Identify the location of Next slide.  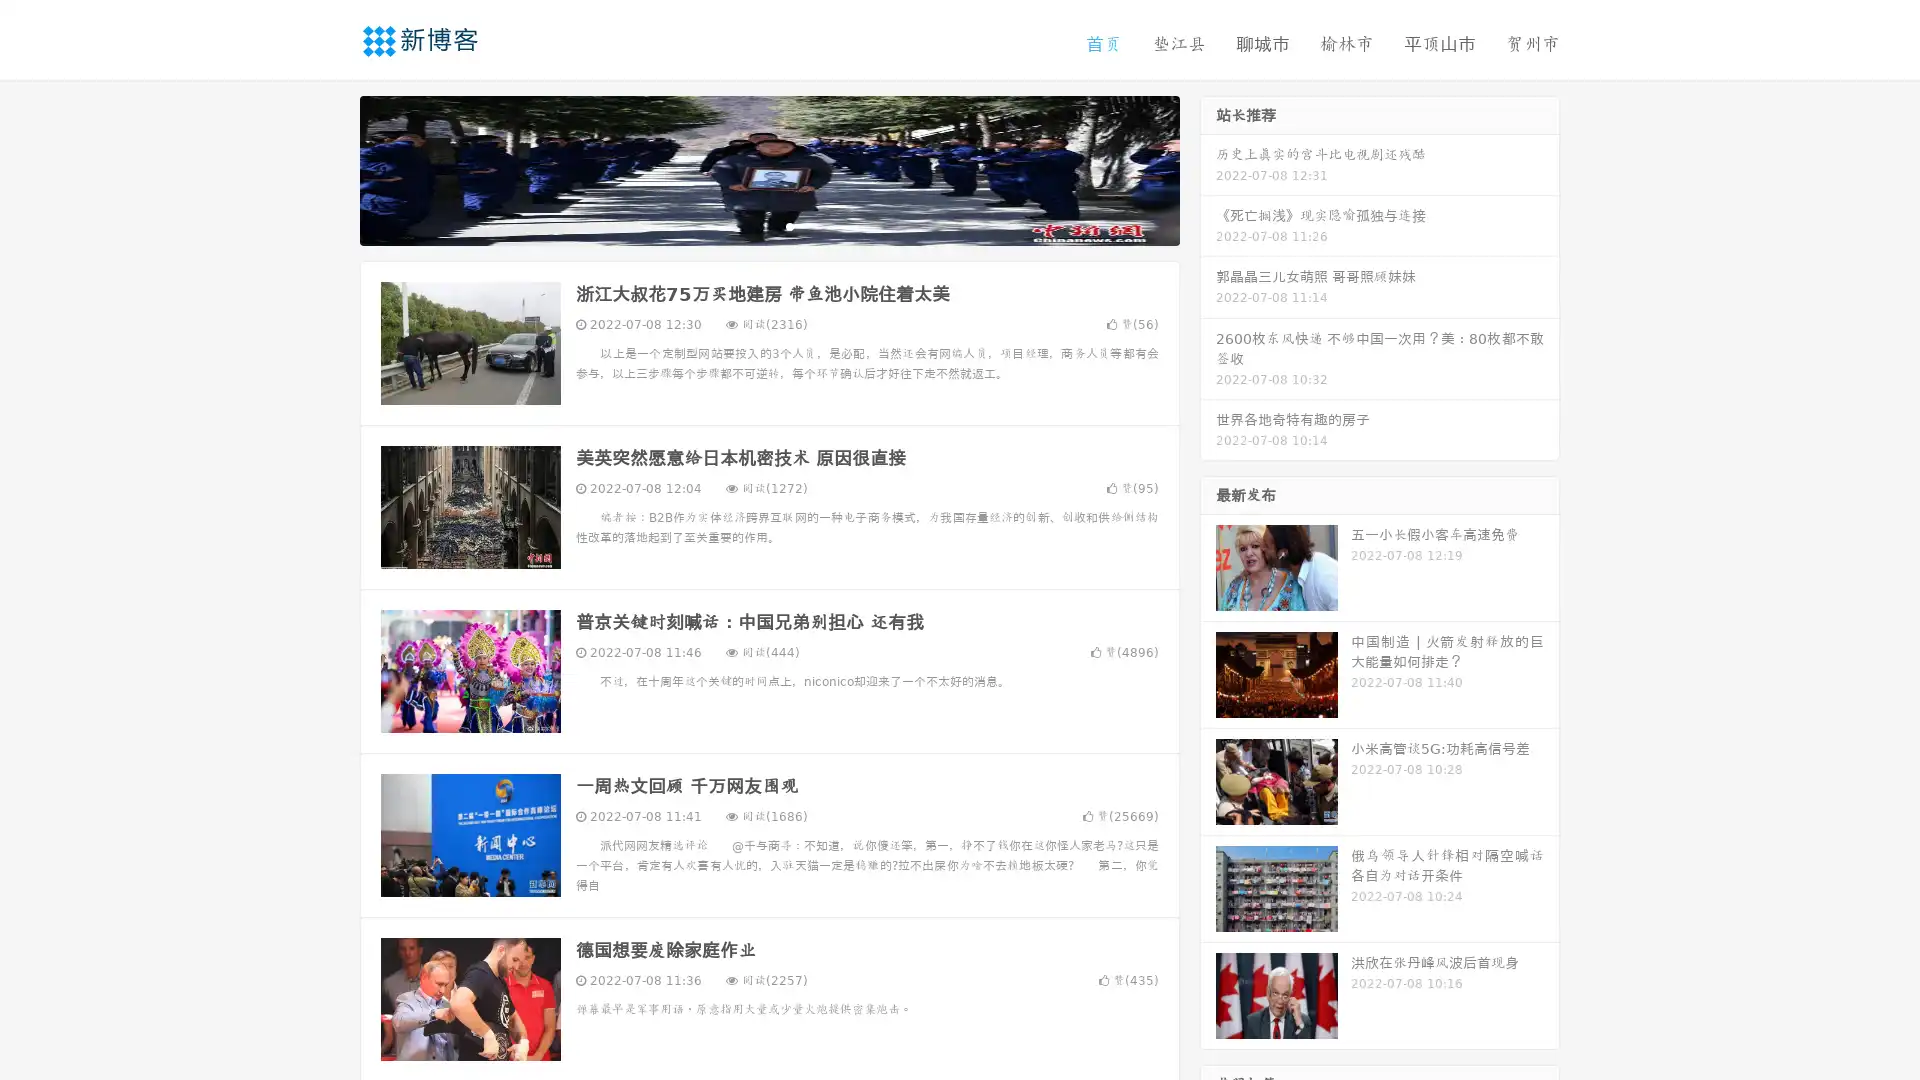
(1208, 168).